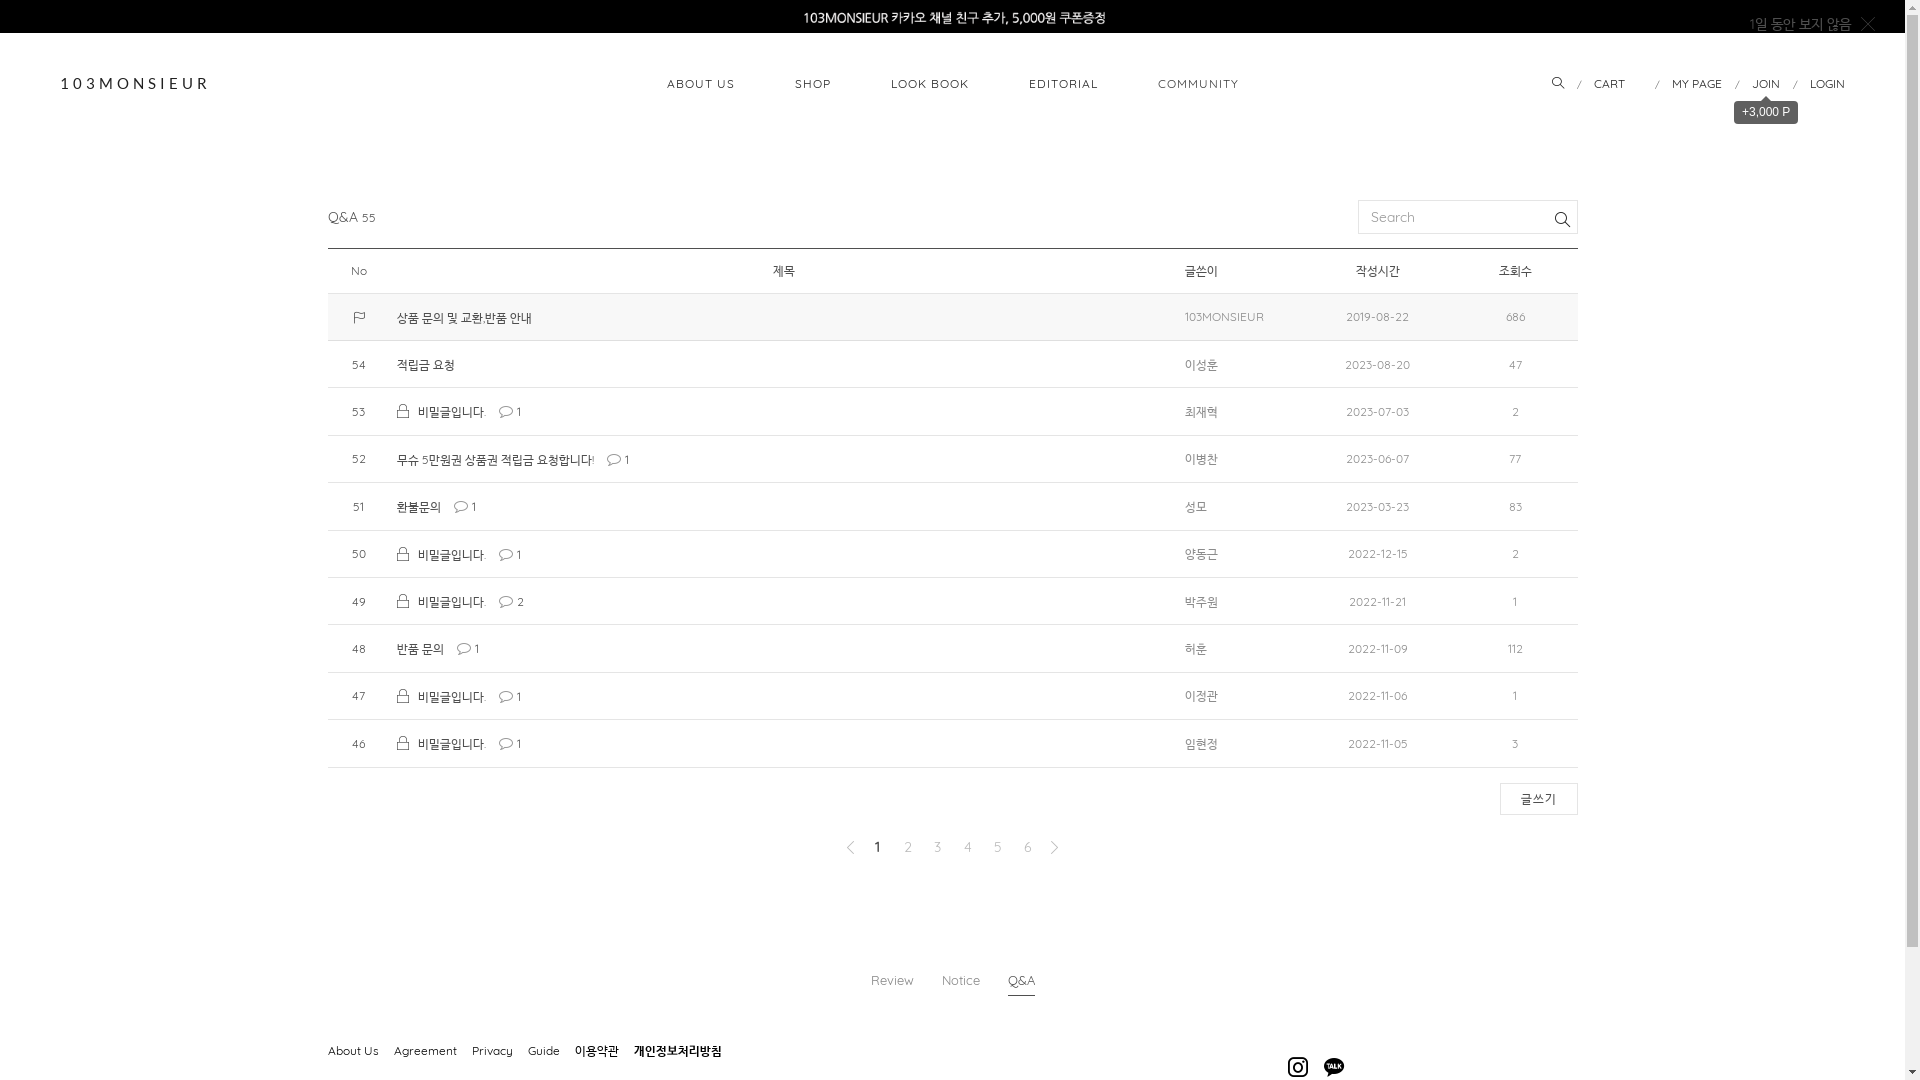  What do you see at coordinates (936, 847) in the screenshot?
I see `'3'` at bounding box center [936, 847].